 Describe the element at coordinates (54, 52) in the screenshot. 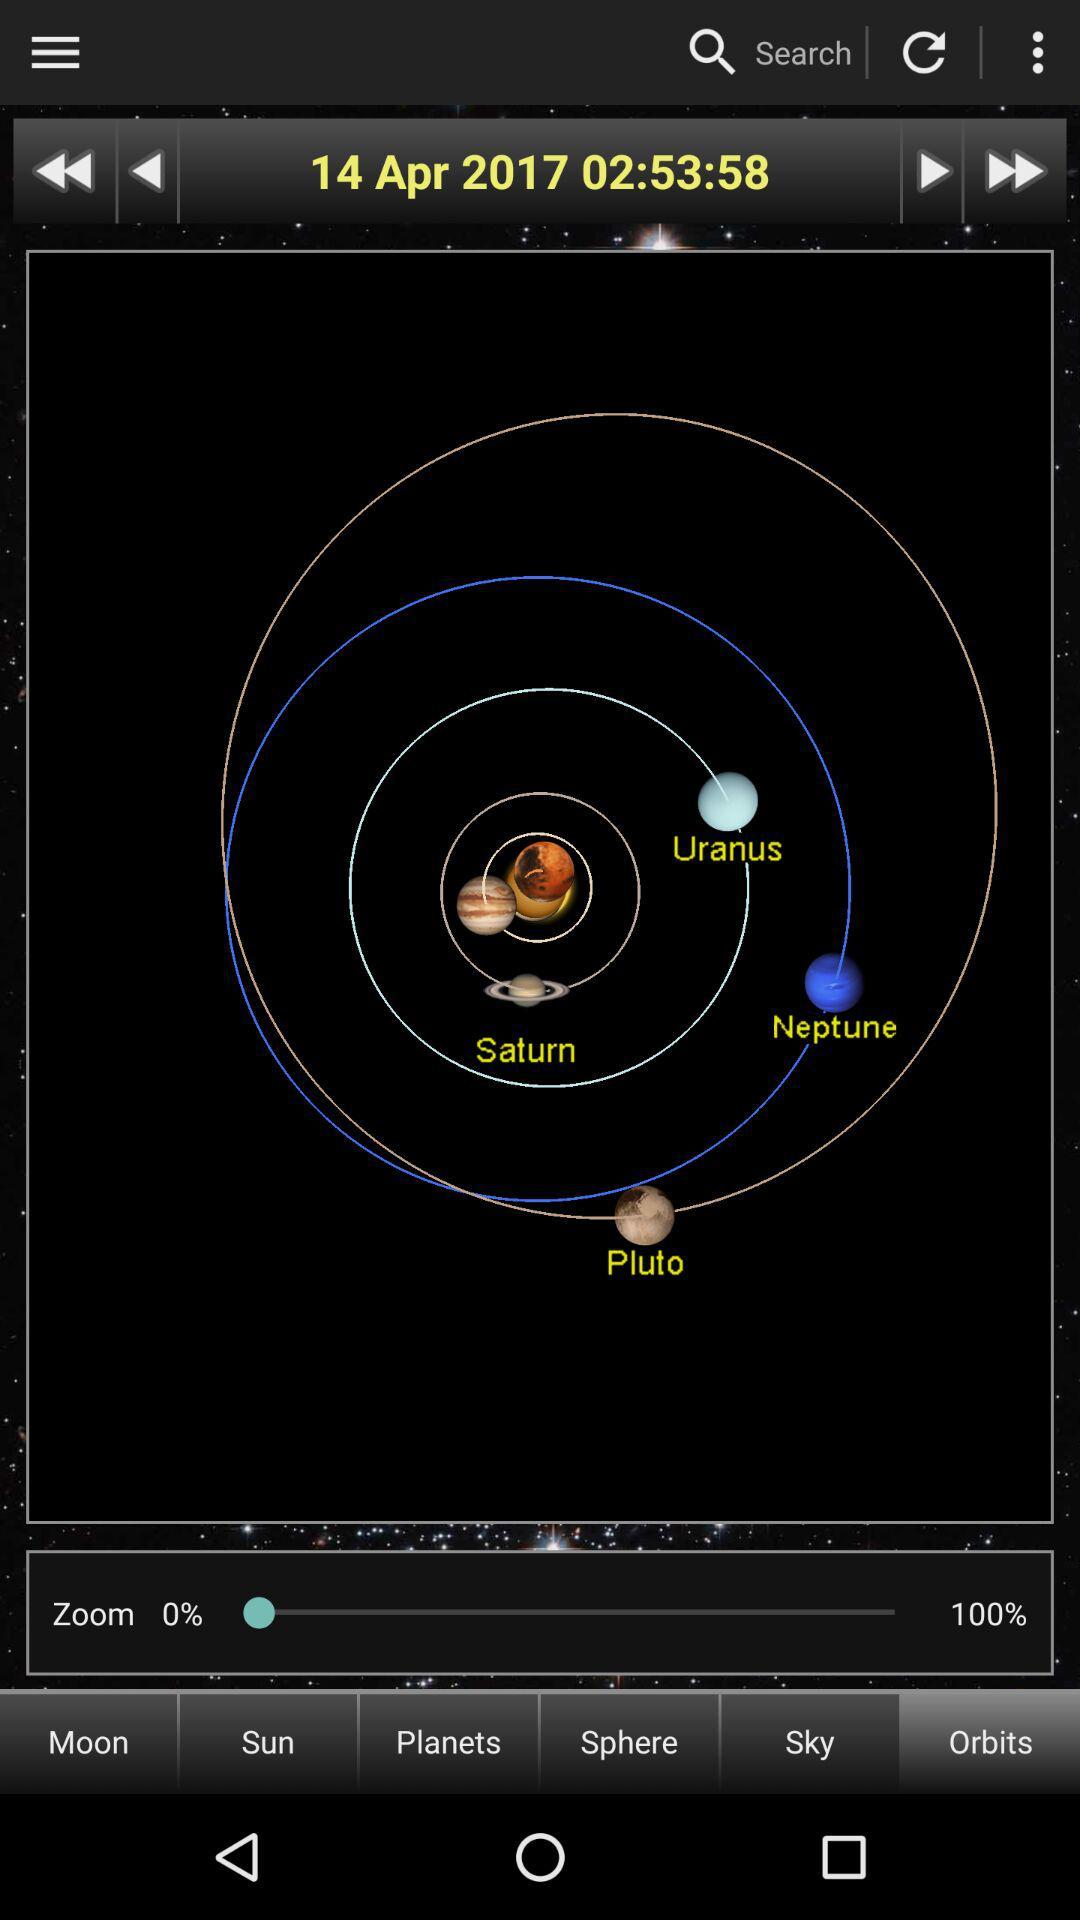

I see `the menu icon` at that location.